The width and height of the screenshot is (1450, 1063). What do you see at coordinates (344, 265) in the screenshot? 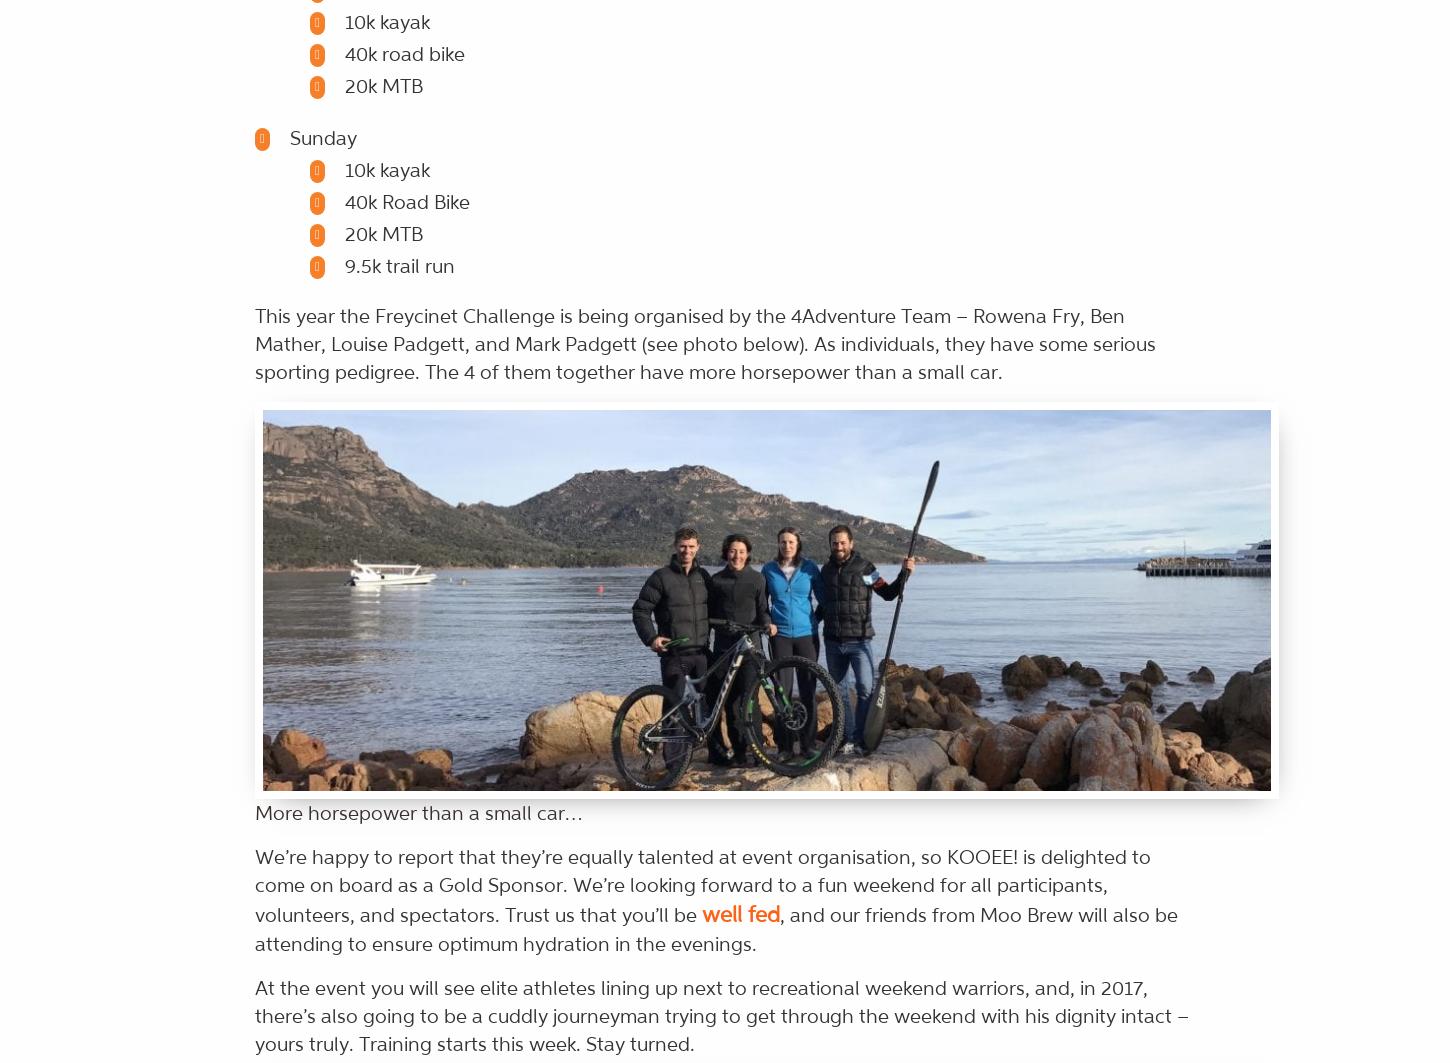
I see `'9.5k trail run'` at bounding box center [344, 265].